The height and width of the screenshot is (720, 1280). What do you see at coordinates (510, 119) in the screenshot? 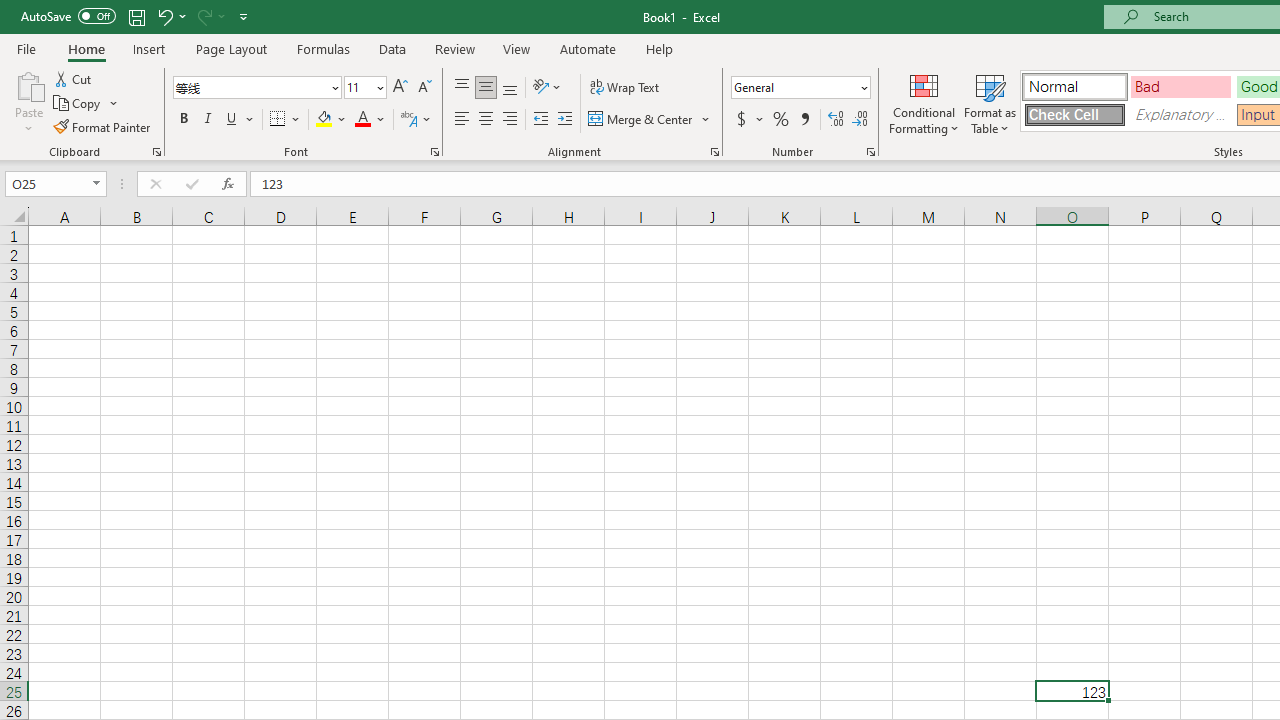
I see `'Align Right'` at bounding box center [510, 119].